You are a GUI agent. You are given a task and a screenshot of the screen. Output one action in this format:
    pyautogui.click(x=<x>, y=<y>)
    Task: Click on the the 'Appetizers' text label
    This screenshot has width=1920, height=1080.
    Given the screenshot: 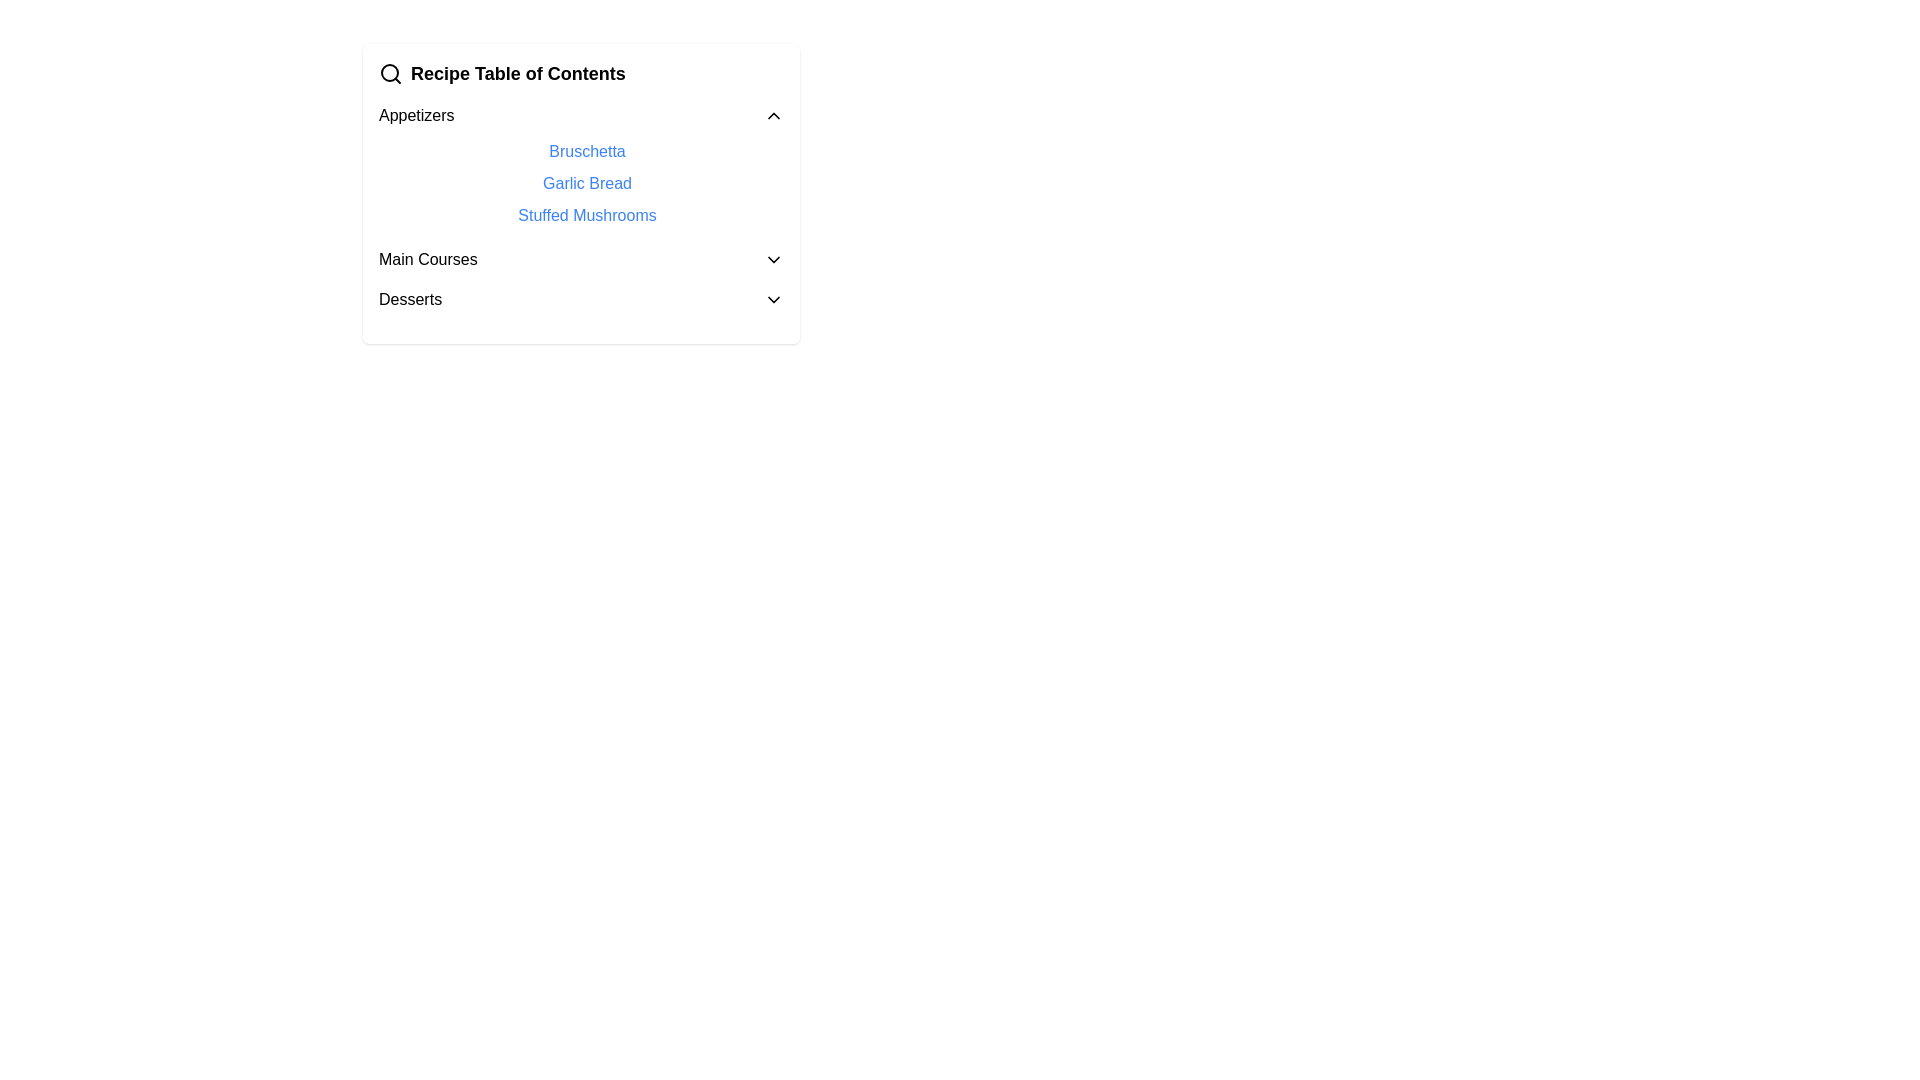 What is the action you would take?
    pyautogui.click(x=415, y=115)
    